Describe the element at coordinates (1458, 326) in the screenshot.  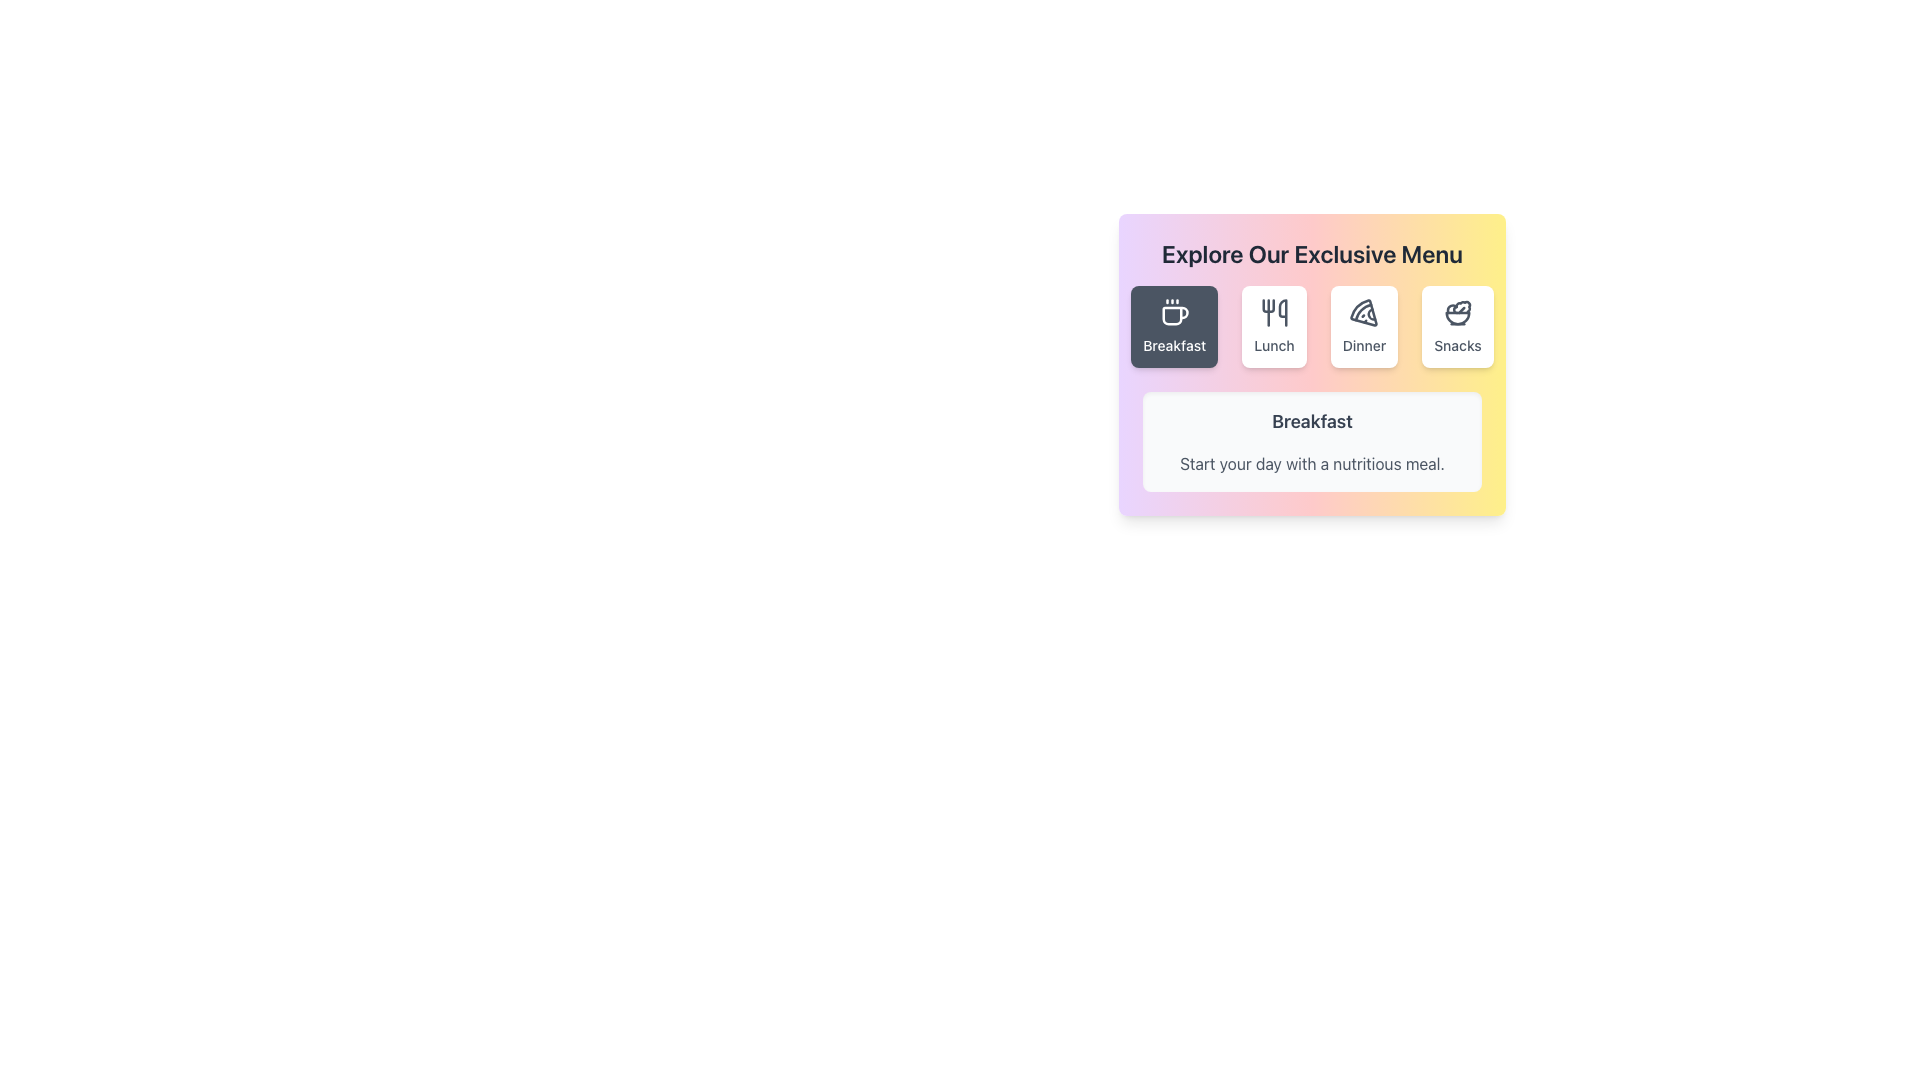
I see `the 'Snacks' button located as the fourth item in a horizontal menu layout to trigger visual feedback` at that location.